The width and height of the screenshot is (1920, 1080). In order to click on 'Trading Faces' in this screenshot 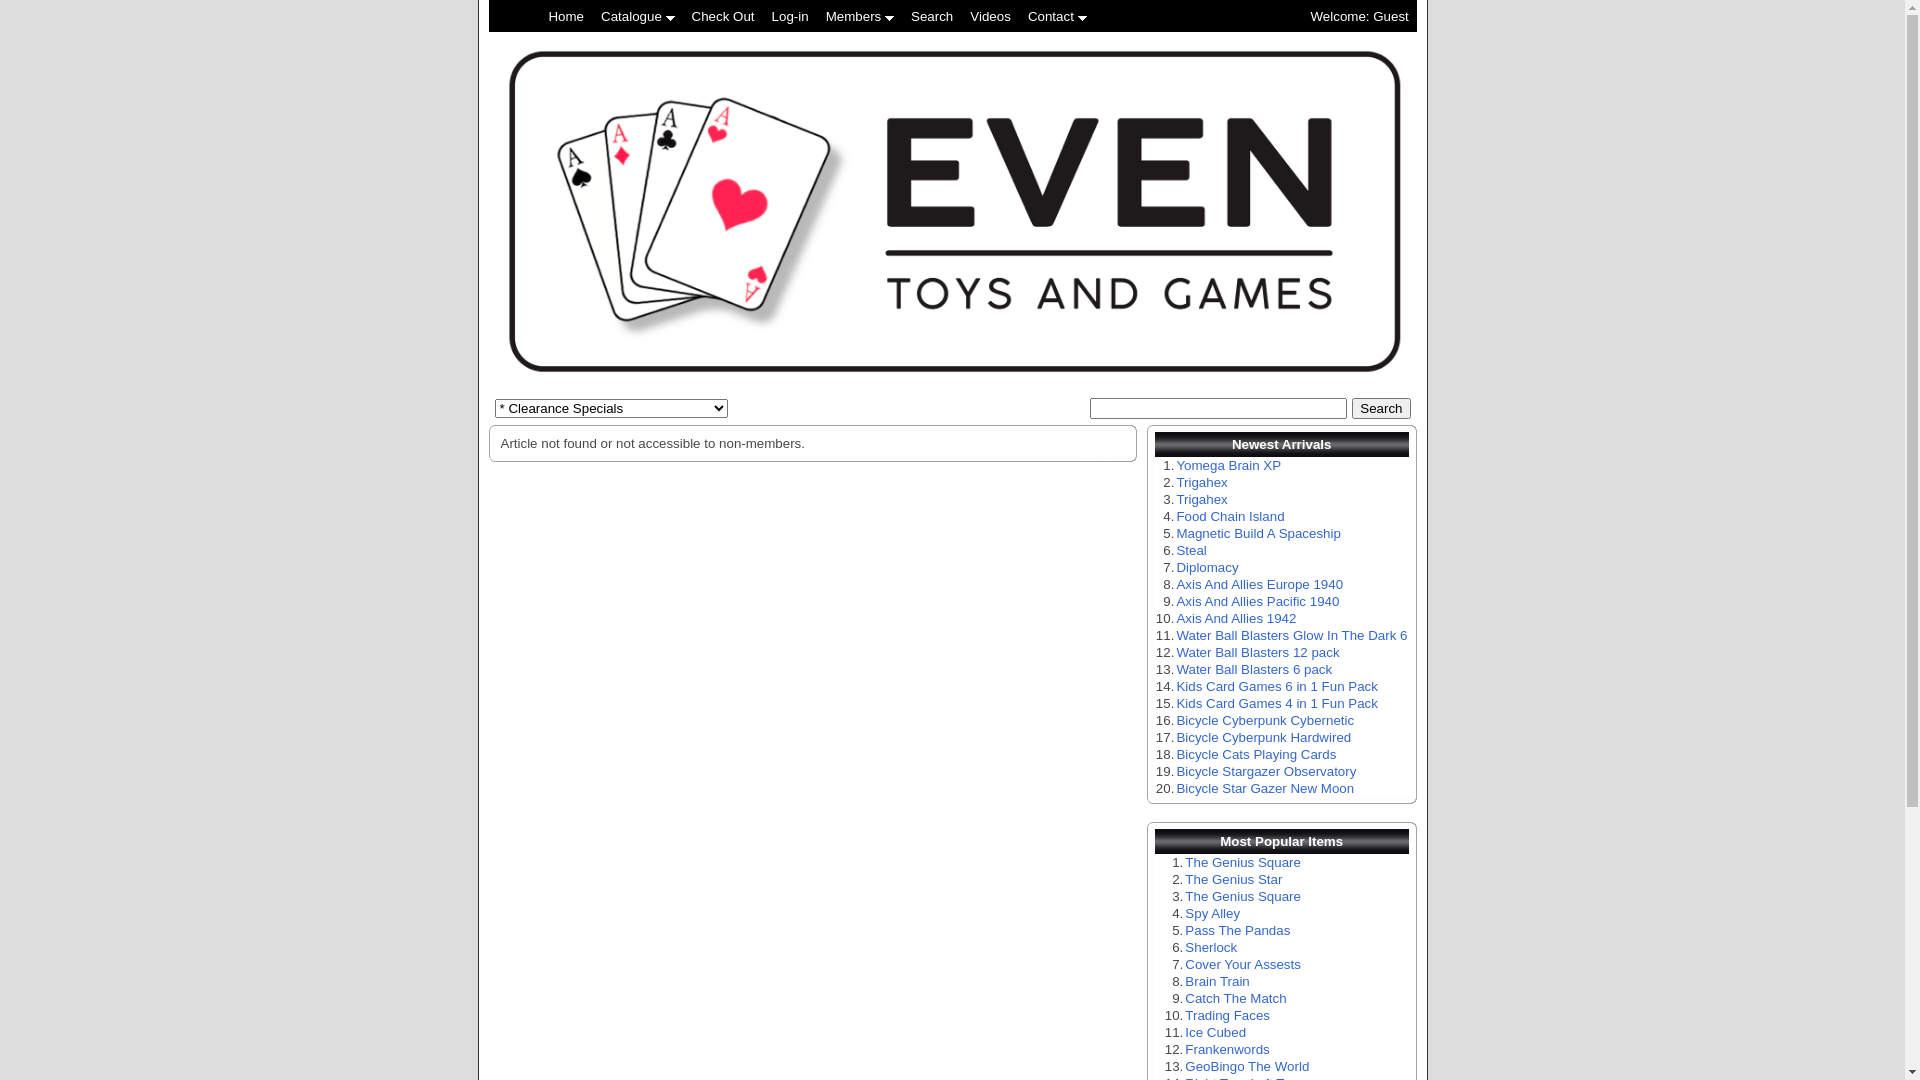, I will do `click(1185, 1015)`.